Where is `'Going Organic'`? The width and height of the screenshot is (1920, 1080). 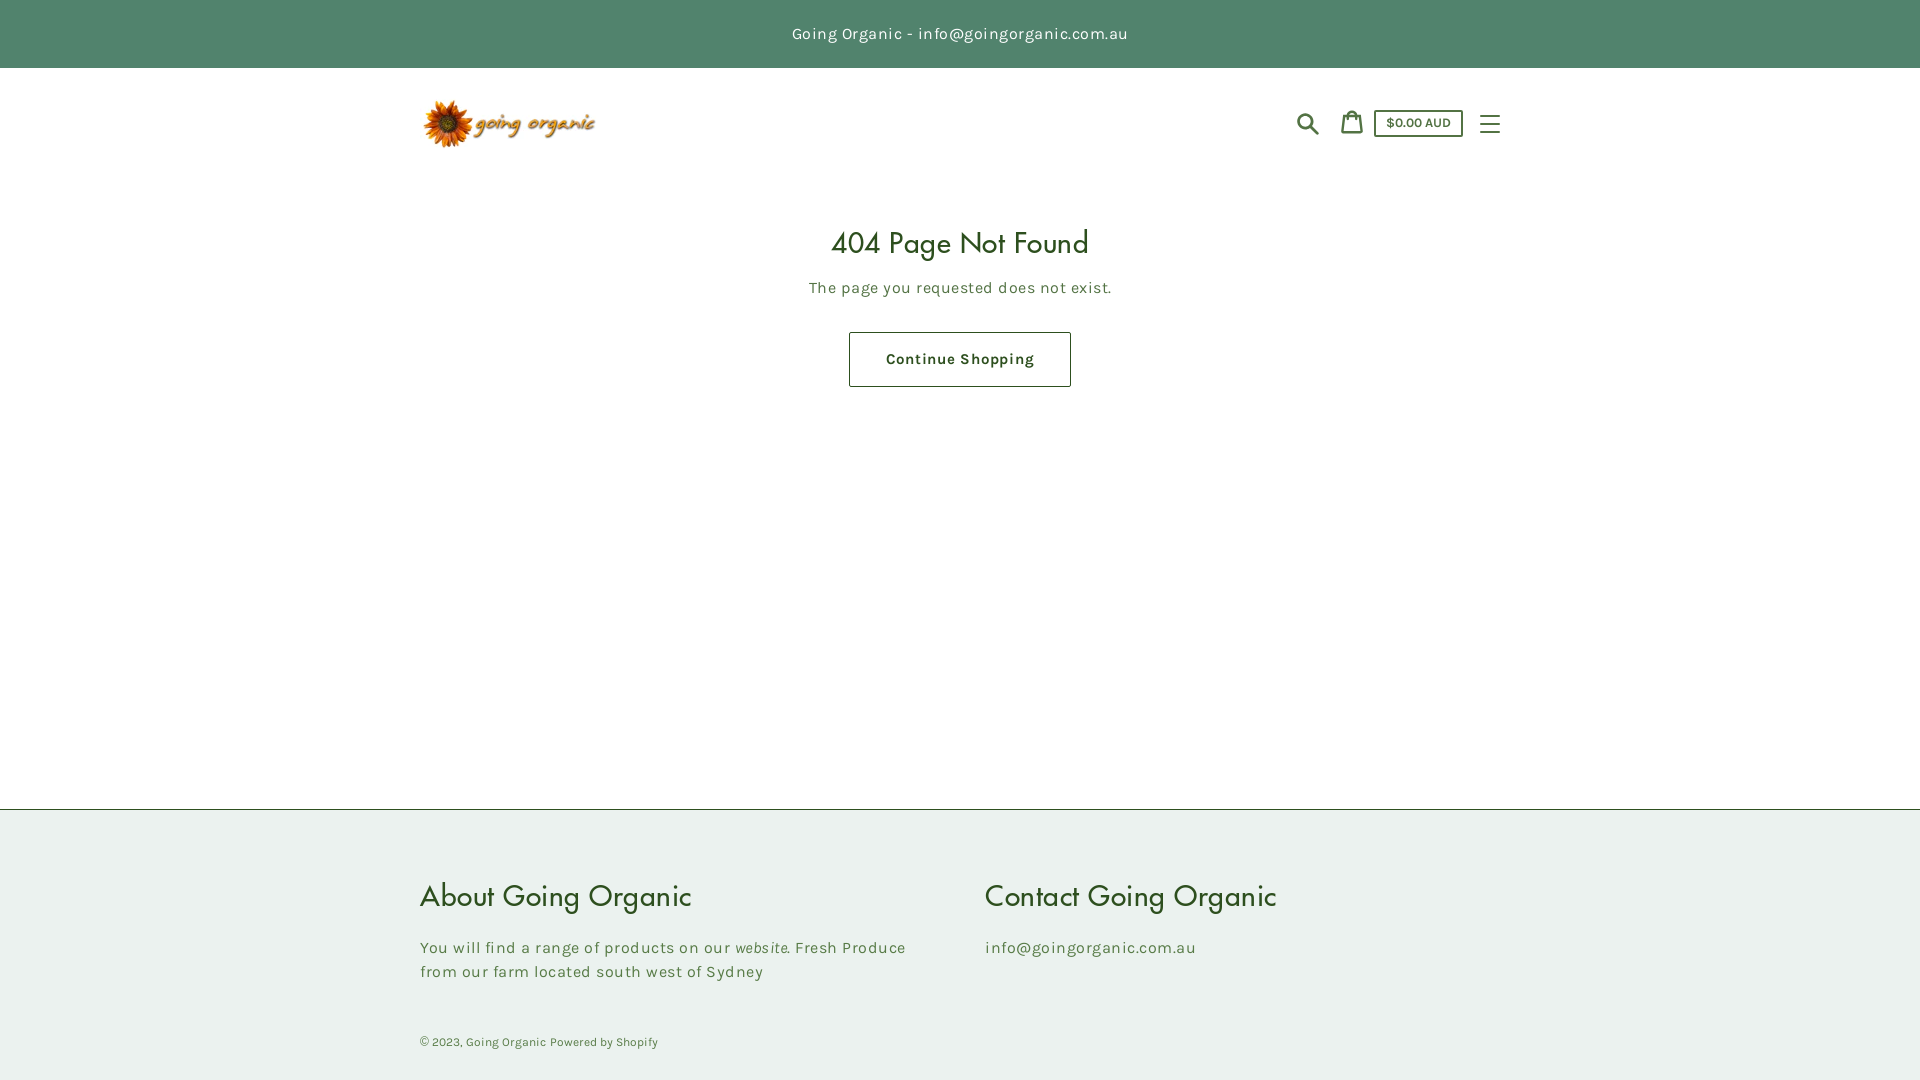 'Going Organic' is located at coordinates (505, 1040).